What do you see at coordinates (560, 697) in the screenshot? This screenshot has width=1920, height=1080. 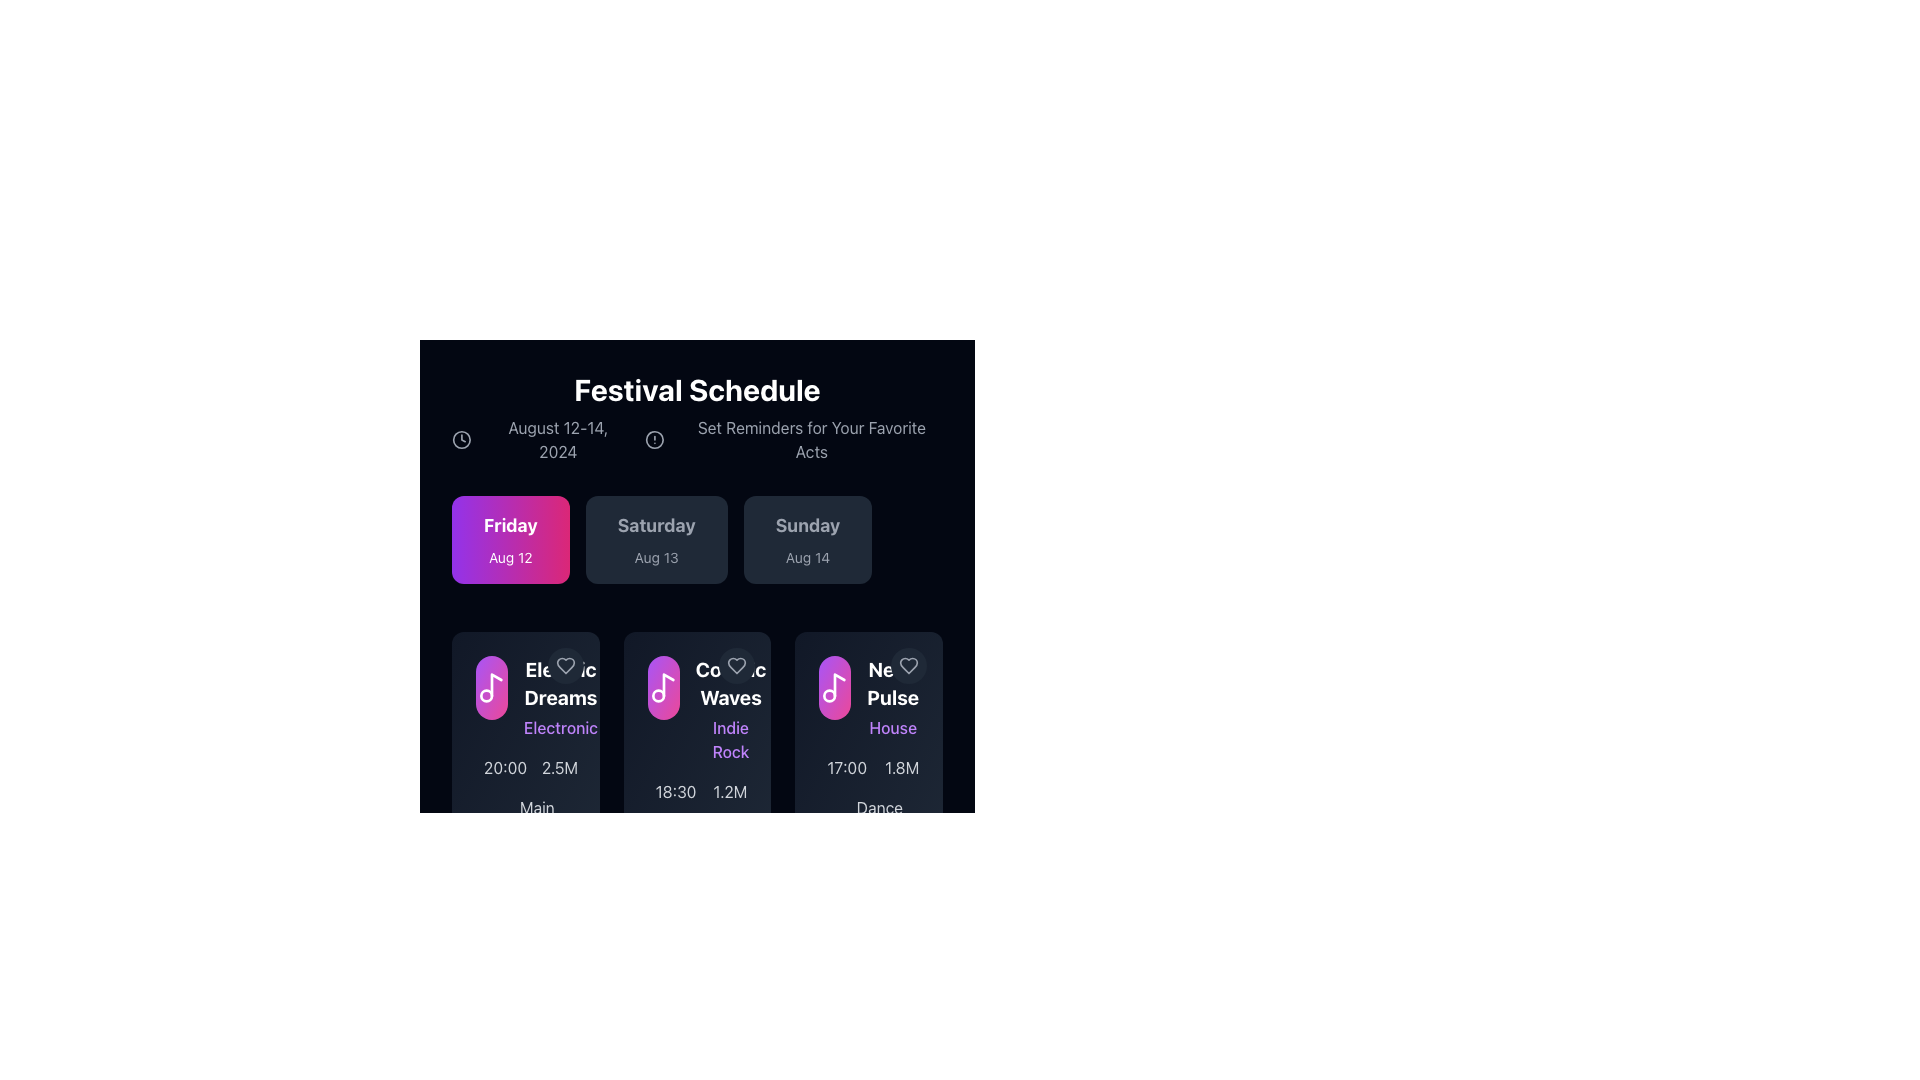 I see `the 'Electric Dreams' text label, which consists of two lines of text in a dark rectangular background, located in the 'Friday, Aug 12' section of the Festival Schedule` at bounding box center [560, 697].